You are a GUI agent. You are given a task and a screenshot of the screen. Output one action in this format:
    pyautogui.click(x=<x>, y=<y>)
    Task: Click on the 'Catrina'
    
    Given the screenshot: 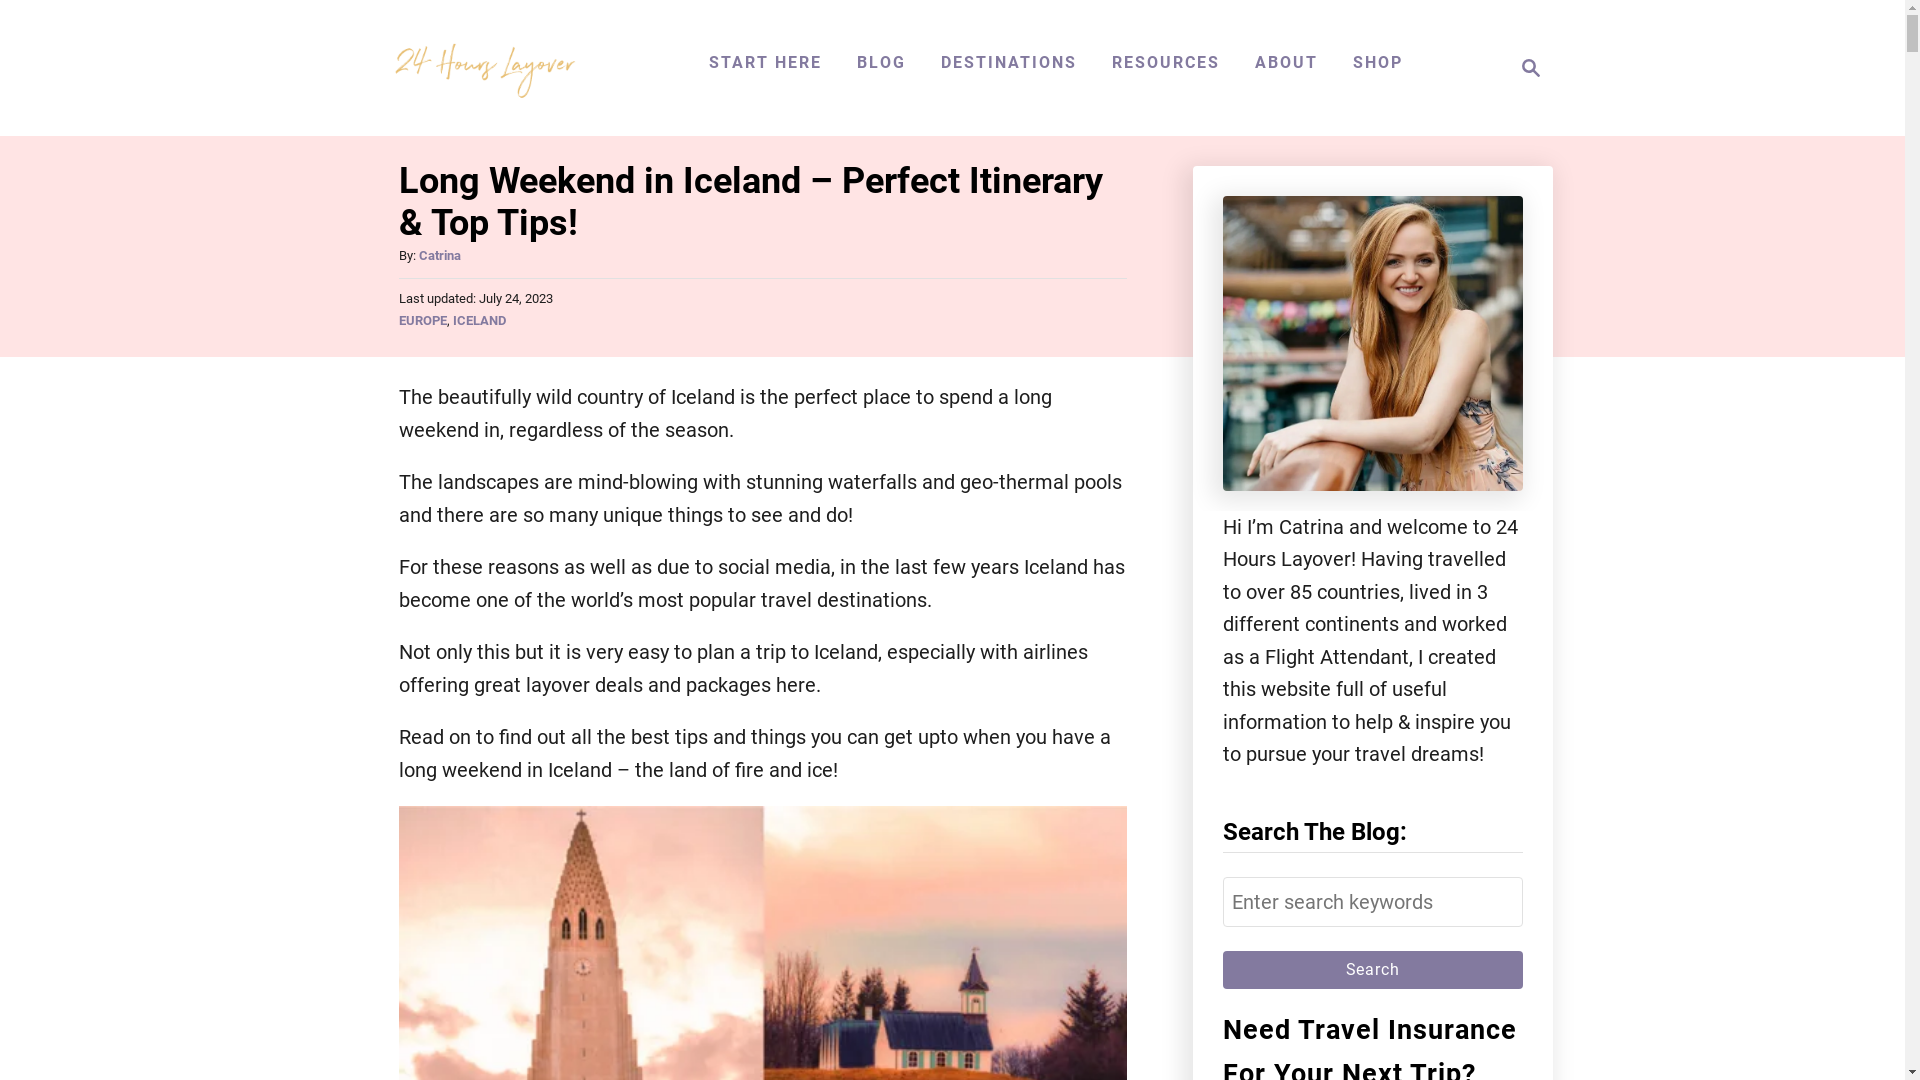 What is the action you would take?
    pyautogui.click(x=437, y=254)
    